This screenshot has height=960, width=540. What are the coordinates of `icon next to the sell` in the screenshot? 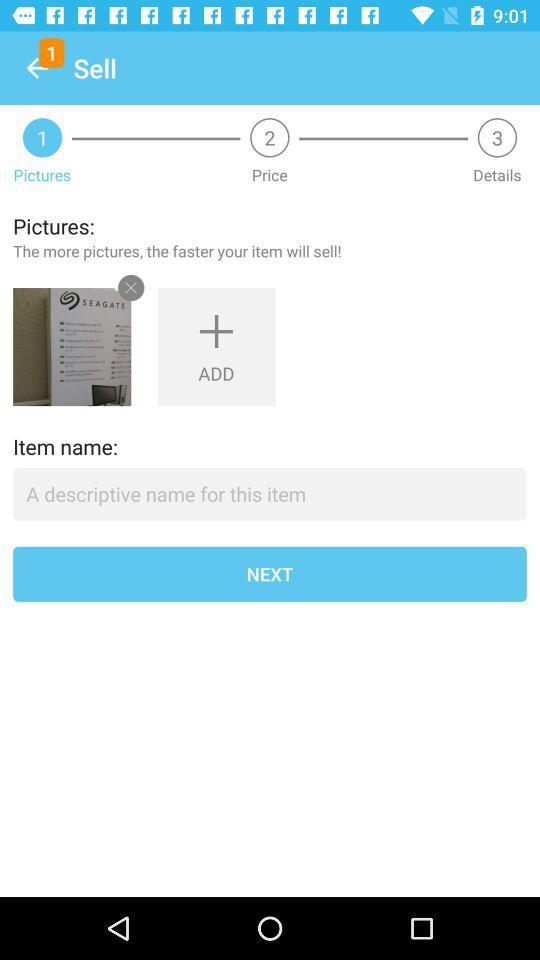 It's located at (36, 68).